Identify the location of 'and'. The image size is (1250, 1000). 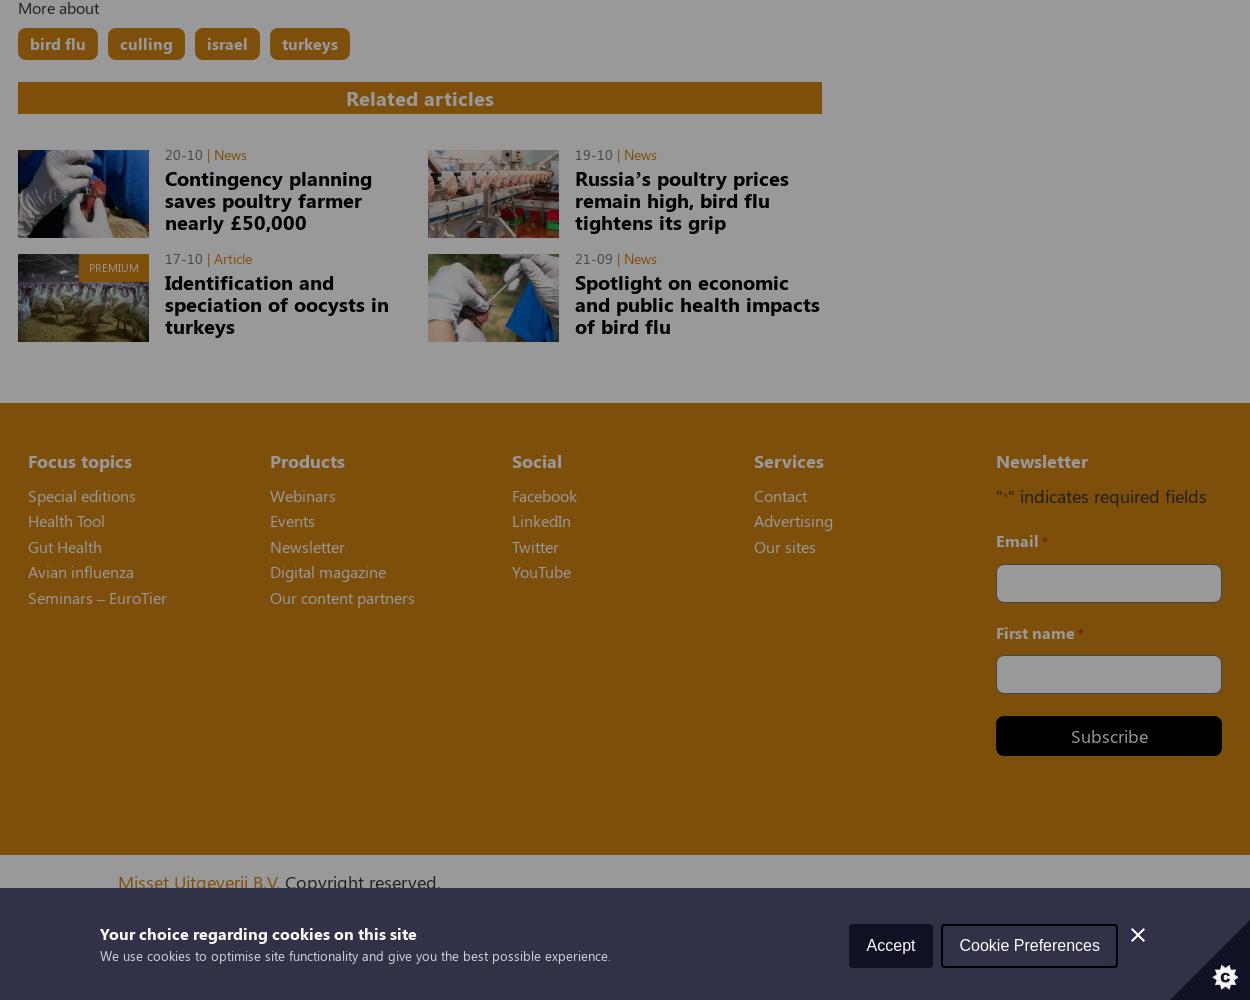
(711, 908).